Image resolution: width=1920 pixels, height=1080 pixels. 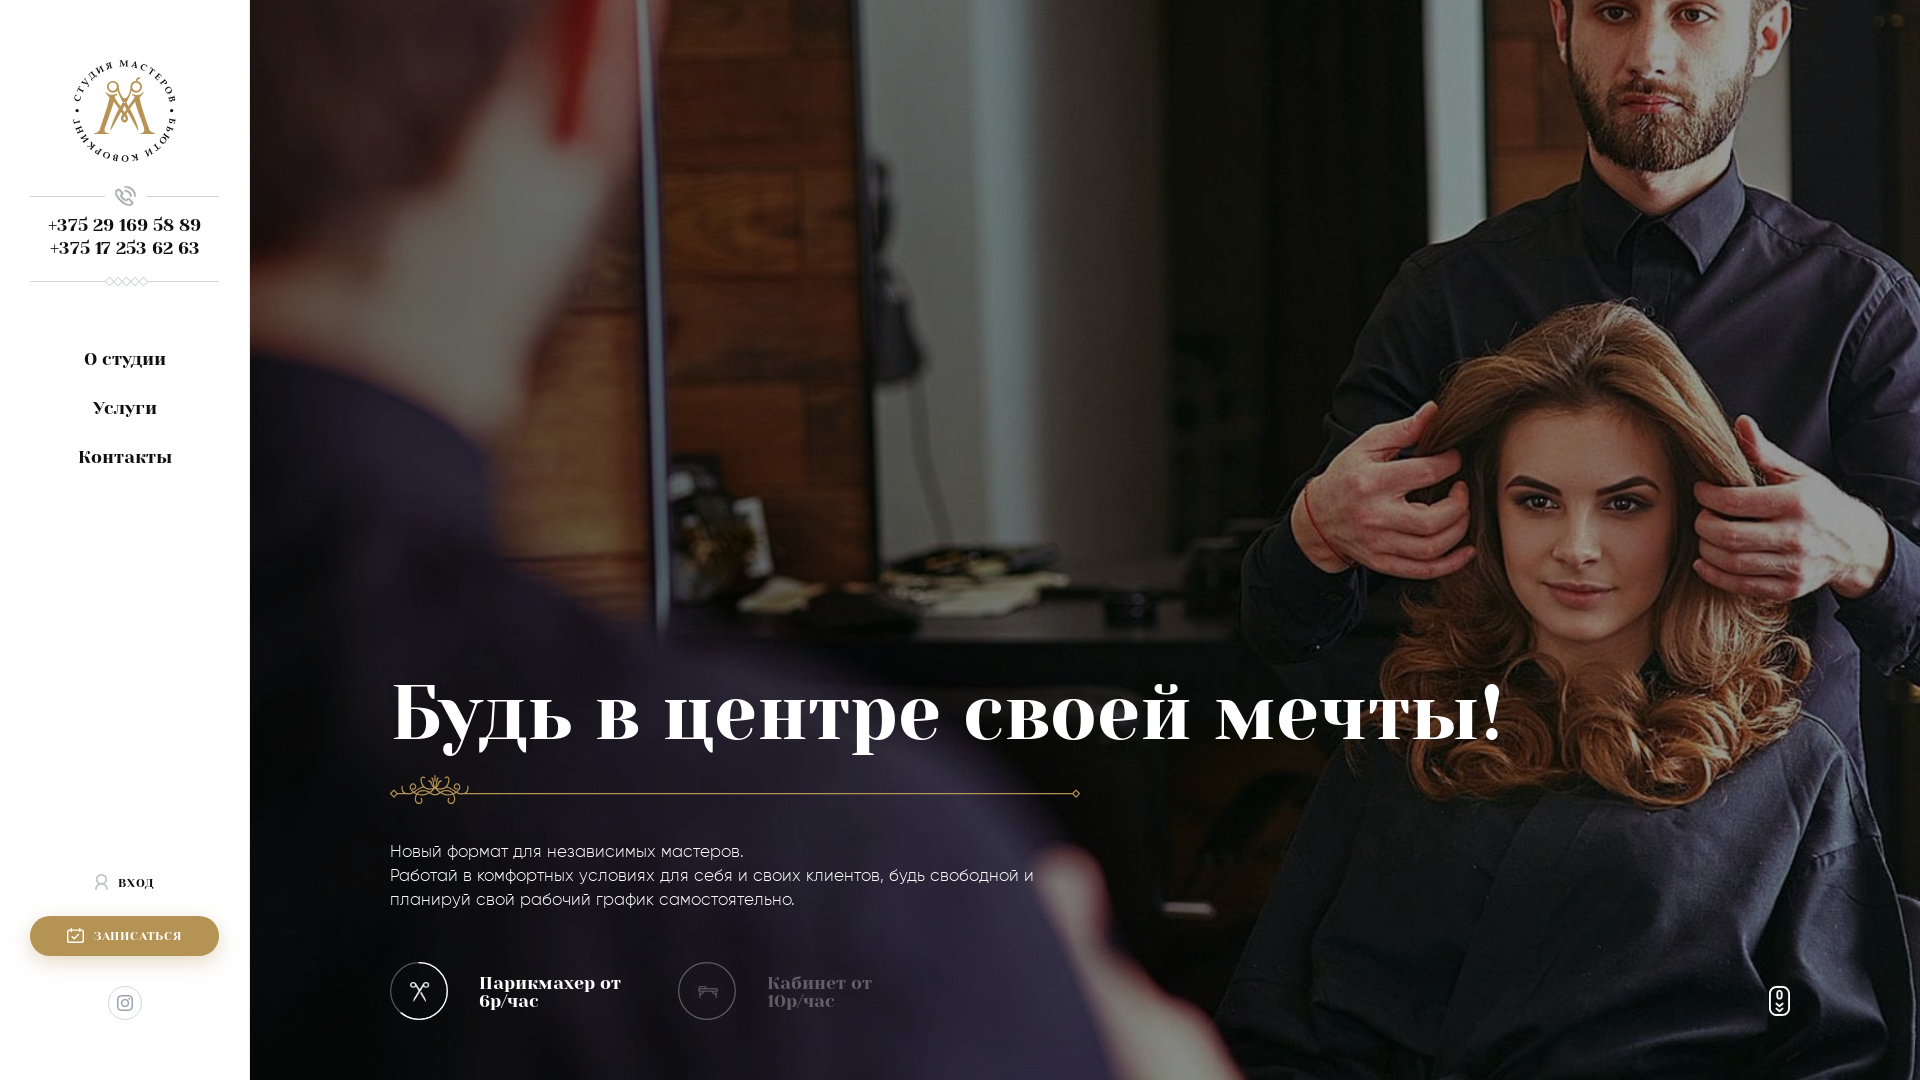 I want to click on '+375 29 169 58 89', so click(x=123, y=224).